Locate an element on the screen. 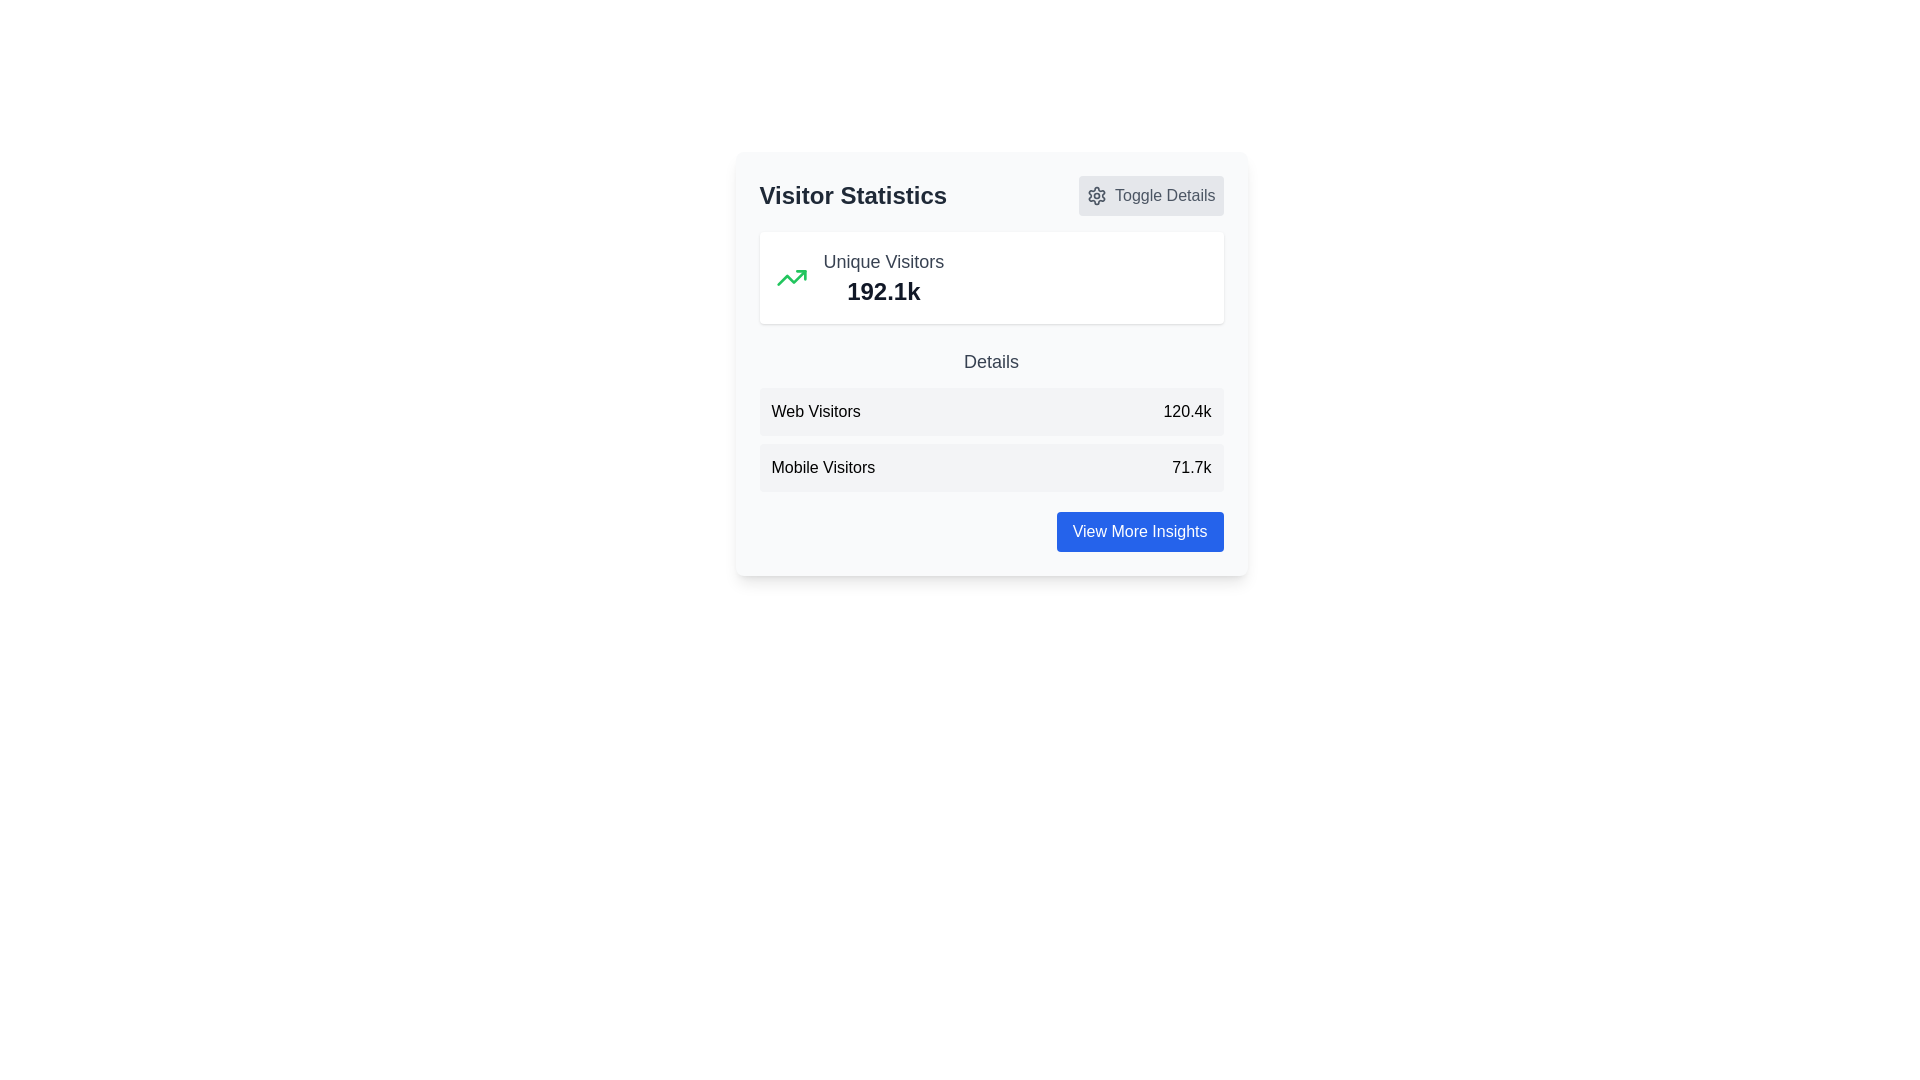 The width and height of the screenshot is (1920, 1080). the button located in the top right corner of the 'Visitor Statistics' box is located at coordinates (1151, 196).